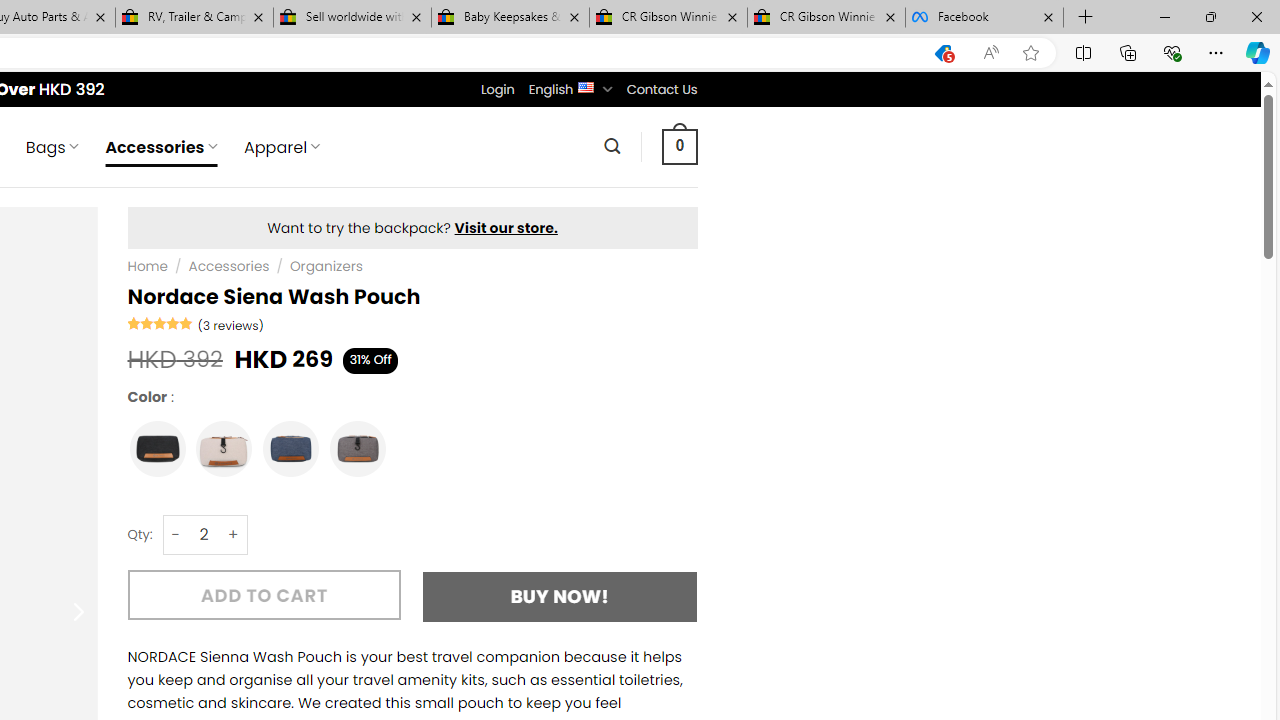  What do you see at coordinates (1128, 51) in the screenshot?
I see `'Collections'` at bounding box center [1128, 51].